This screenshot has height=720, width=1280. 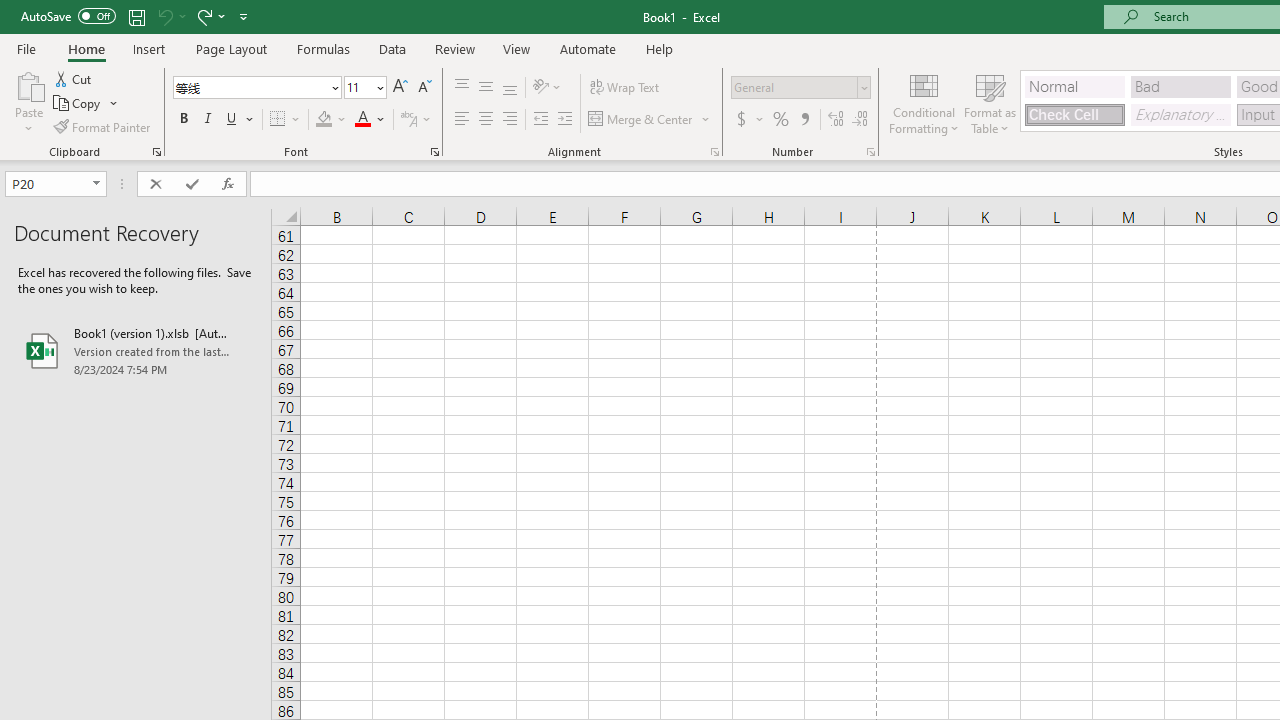 I want to click on 'Copy', so click(x=78, y=103).